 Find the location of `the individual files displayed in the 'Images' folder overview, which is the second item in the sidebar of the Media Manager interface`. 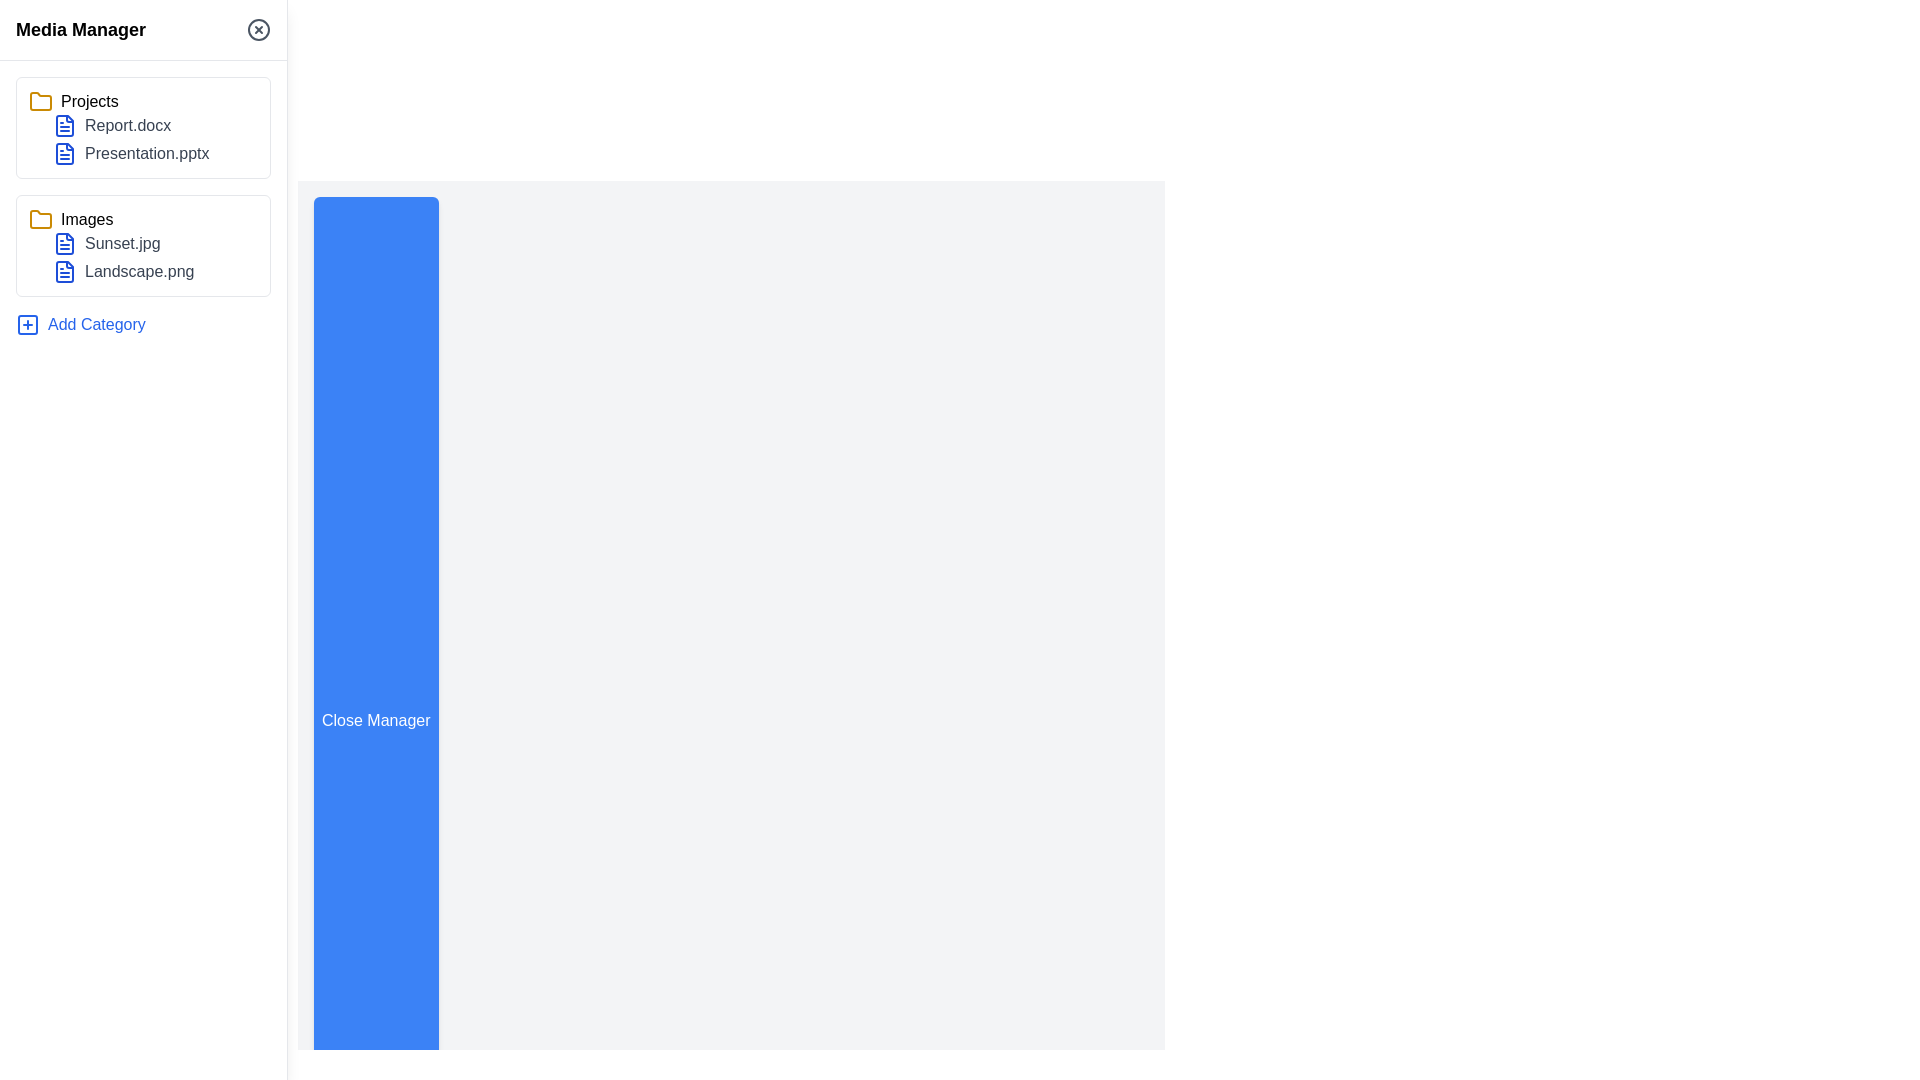

the individual files displayed in the 'Images' folder overview, which is the second item in the sidebar of the Media Manager interface is located at coordinates (142, 245).